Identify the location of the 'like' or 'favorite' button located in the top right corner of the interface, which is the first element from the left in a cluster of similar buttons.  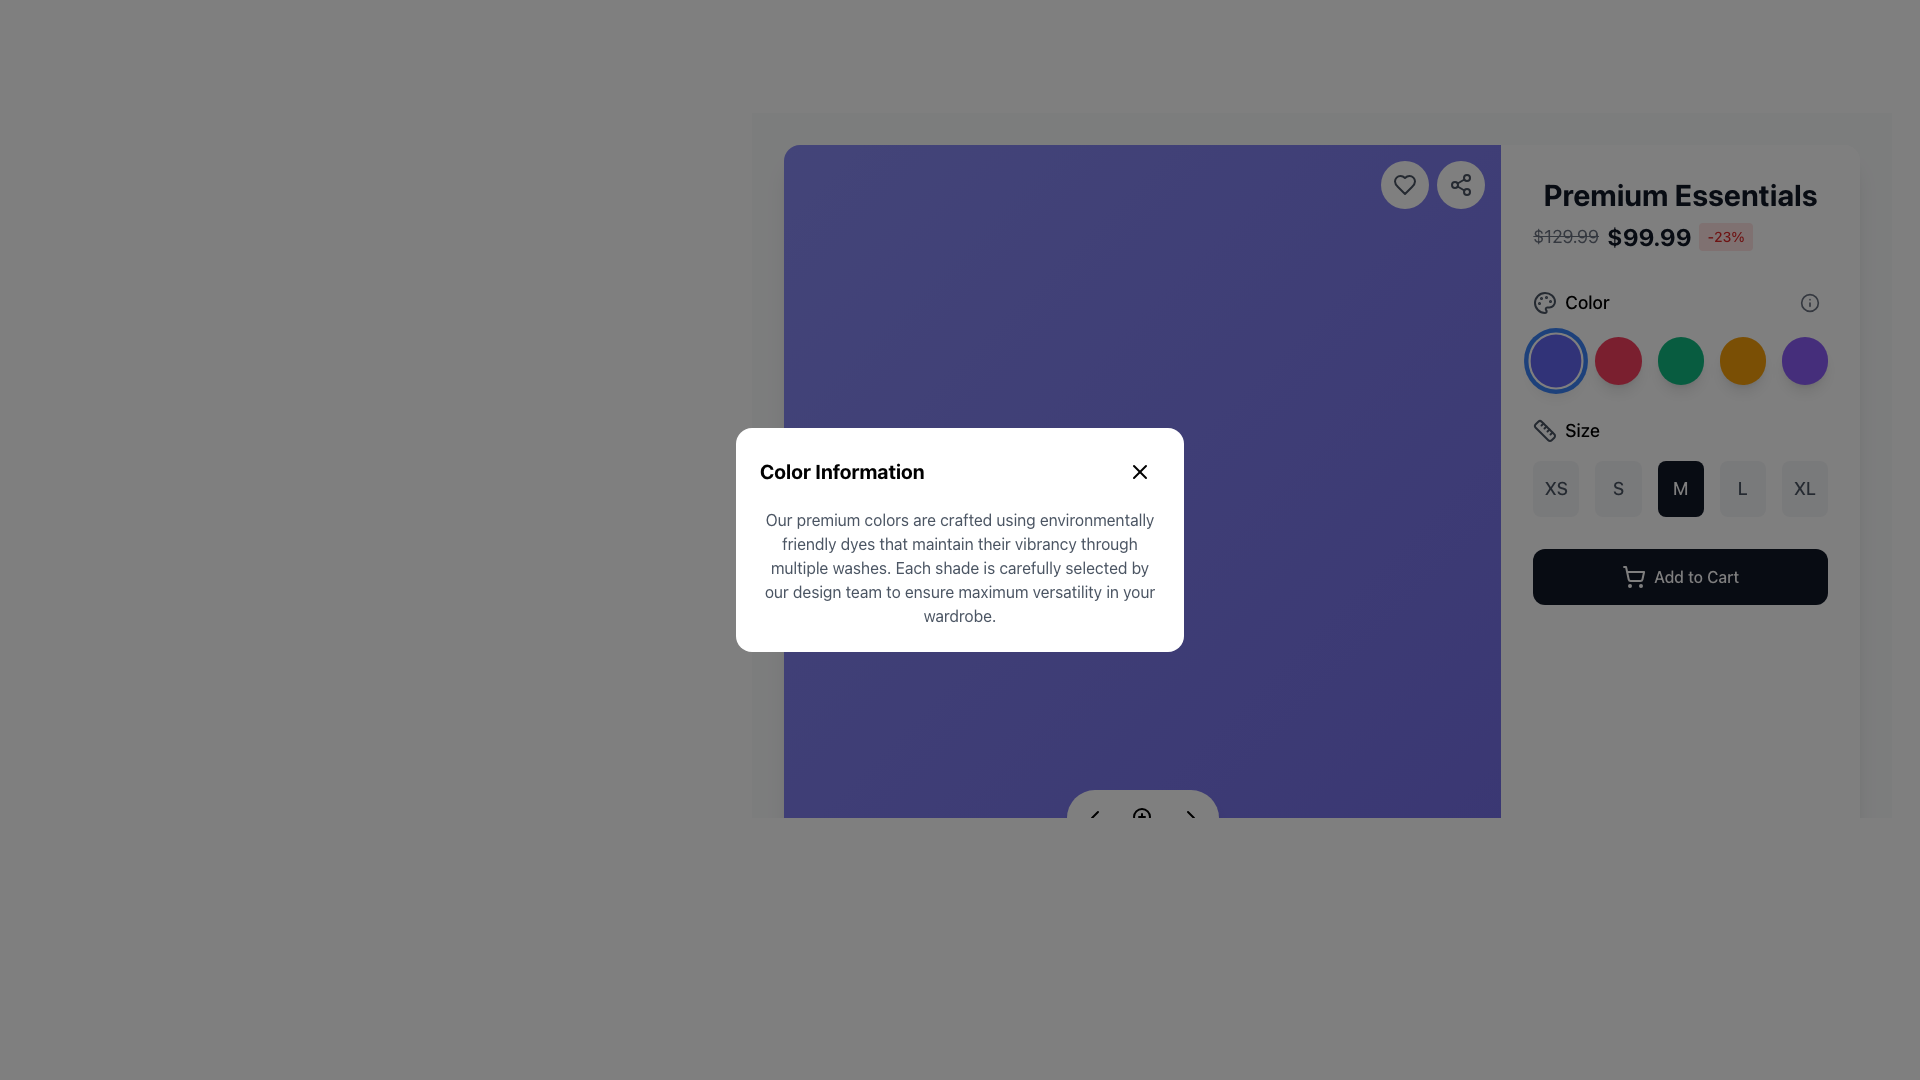
(1404, 185).